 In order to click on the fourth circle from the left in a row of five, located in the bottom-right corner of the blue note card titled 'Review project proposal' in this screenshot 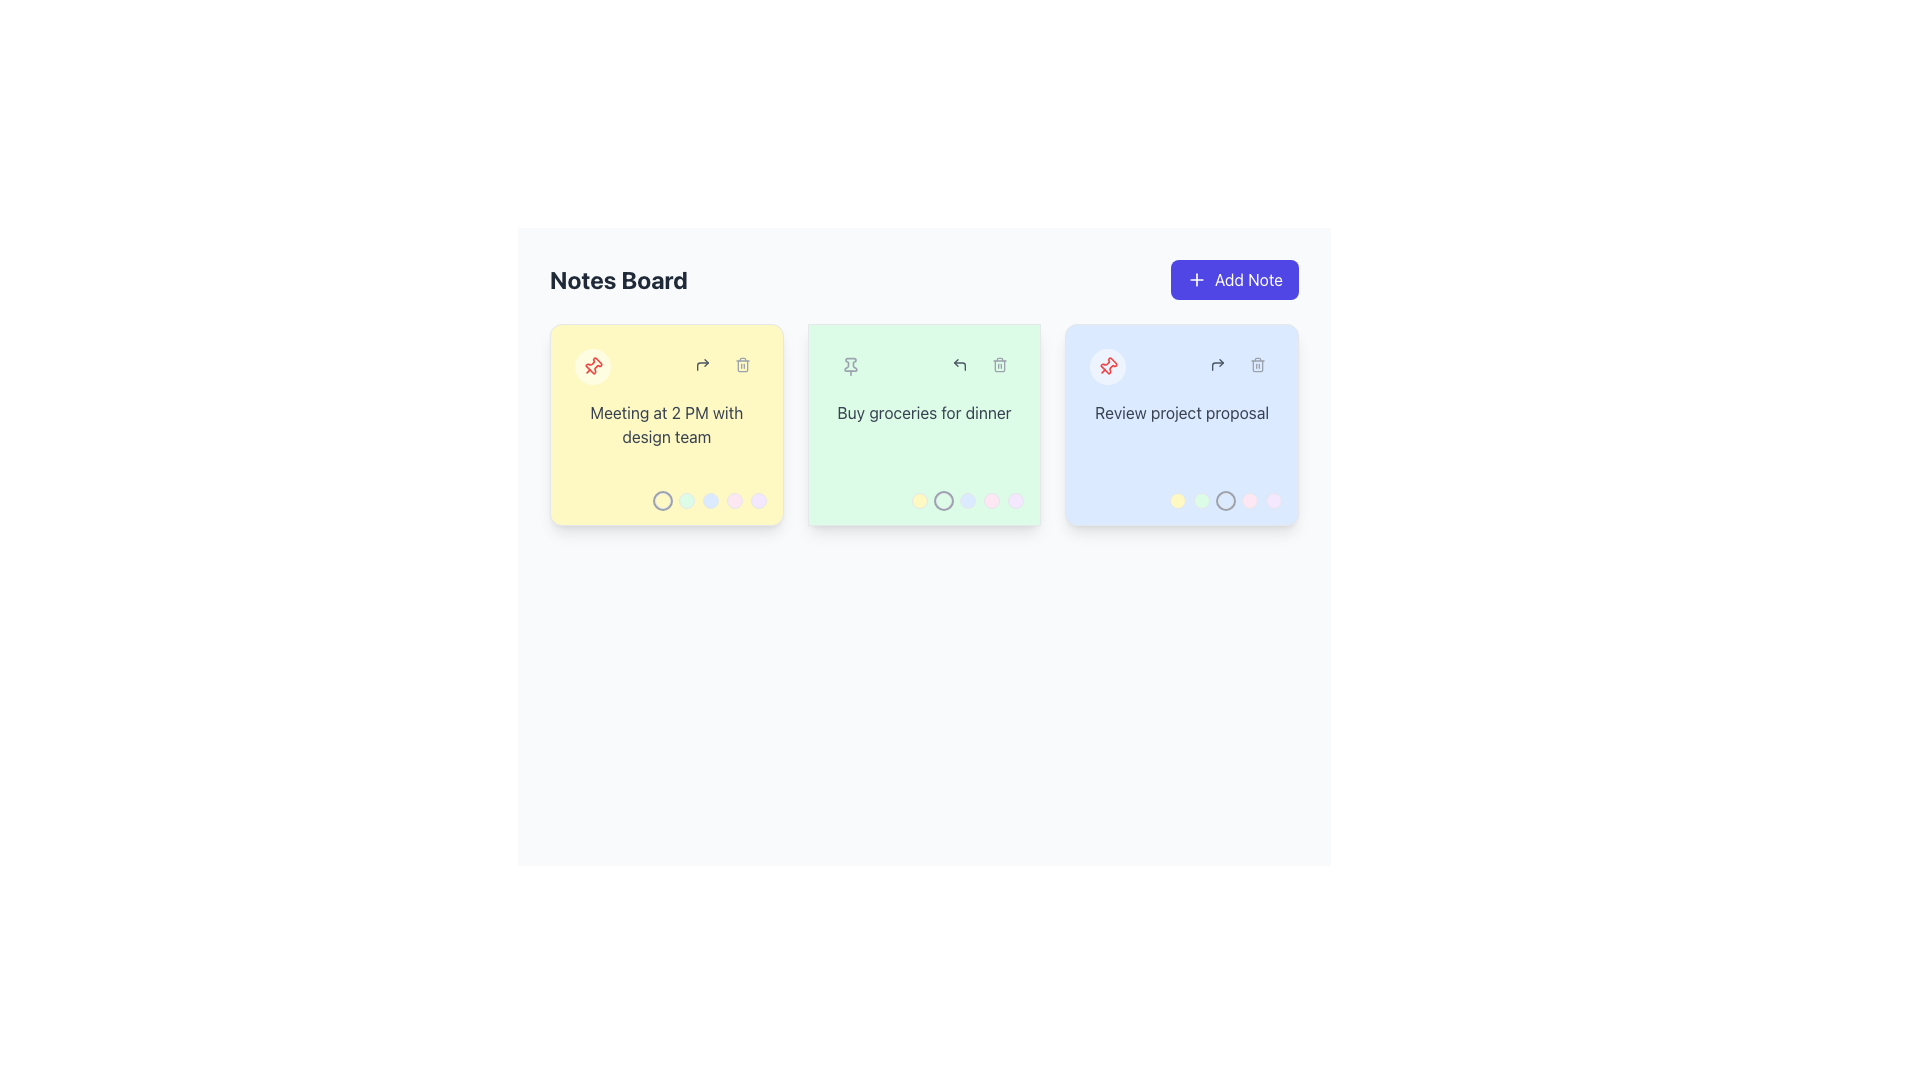, I will do `click(1248, 500)`.